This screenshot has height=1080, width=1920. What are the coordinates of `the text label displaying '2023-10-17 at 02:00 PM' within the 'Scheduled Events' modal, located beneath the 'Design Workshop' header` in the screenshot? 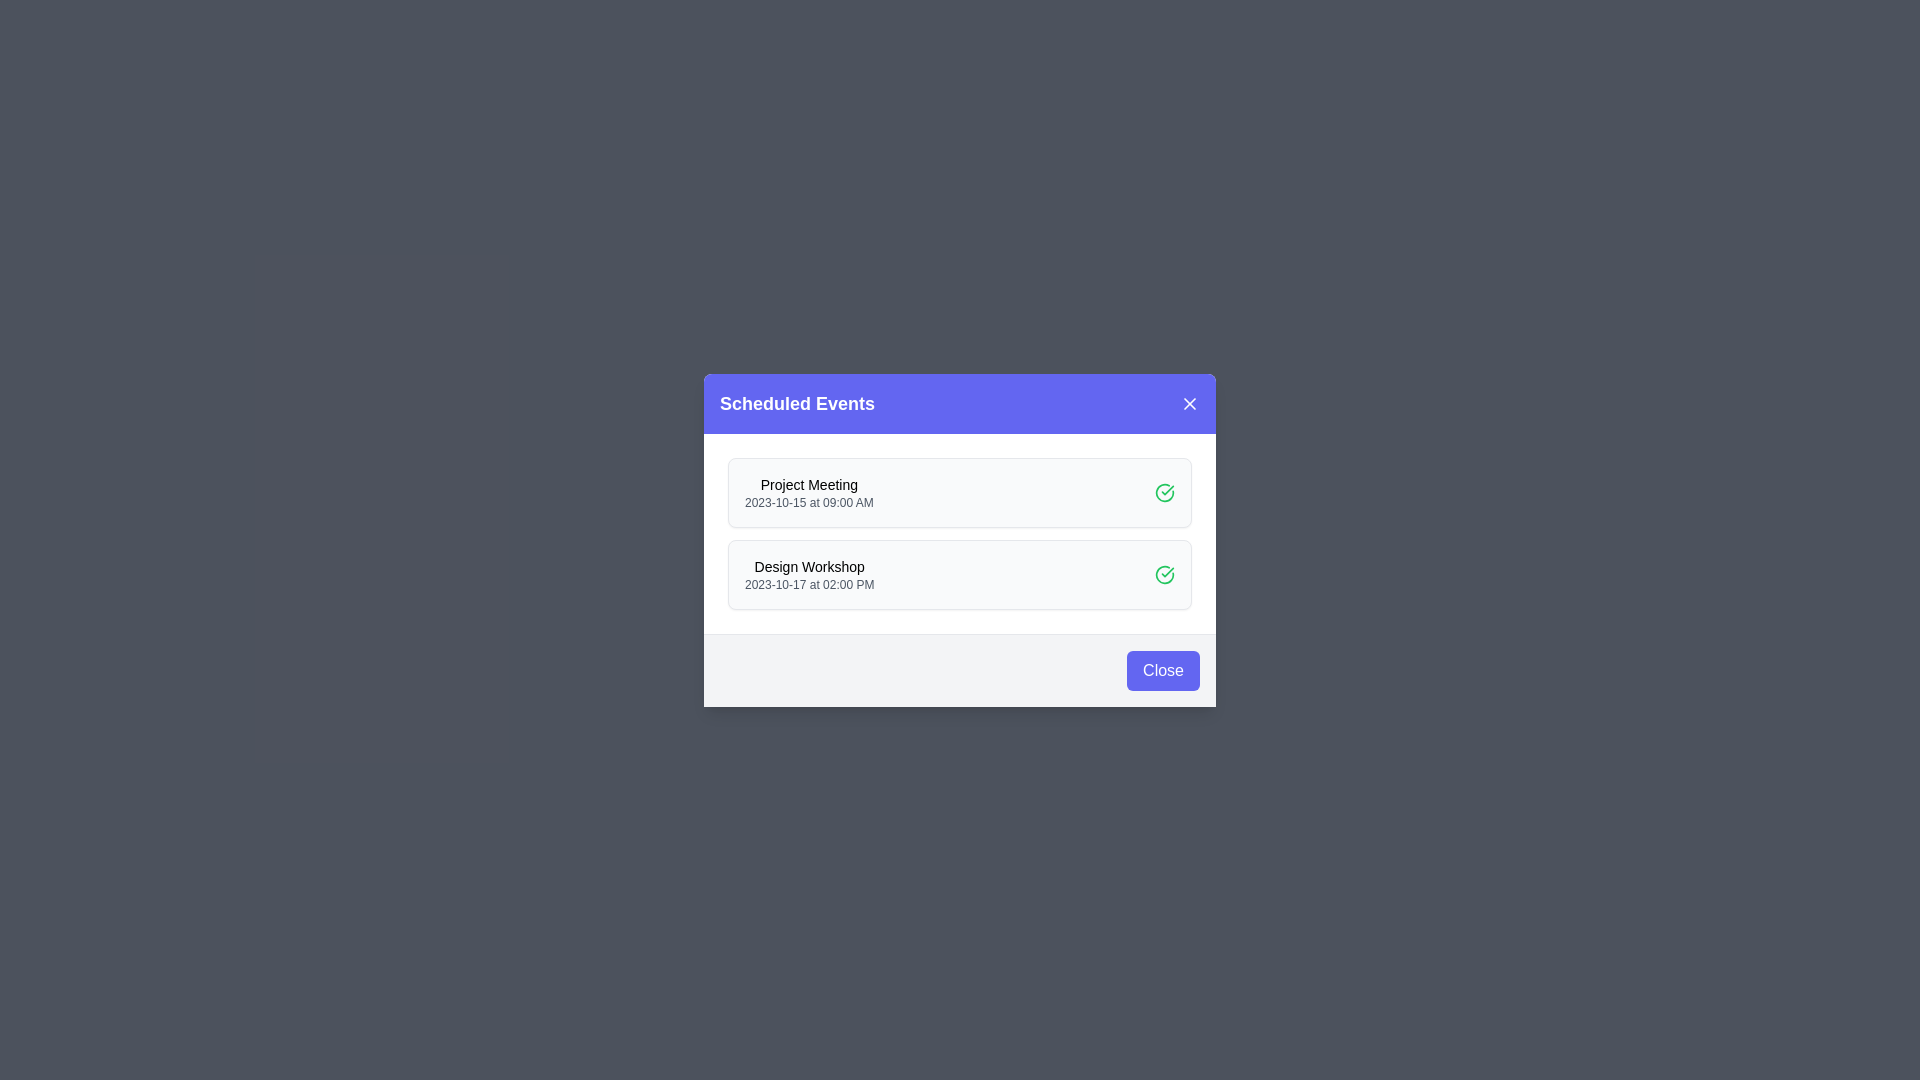 It's located at (809, 584).